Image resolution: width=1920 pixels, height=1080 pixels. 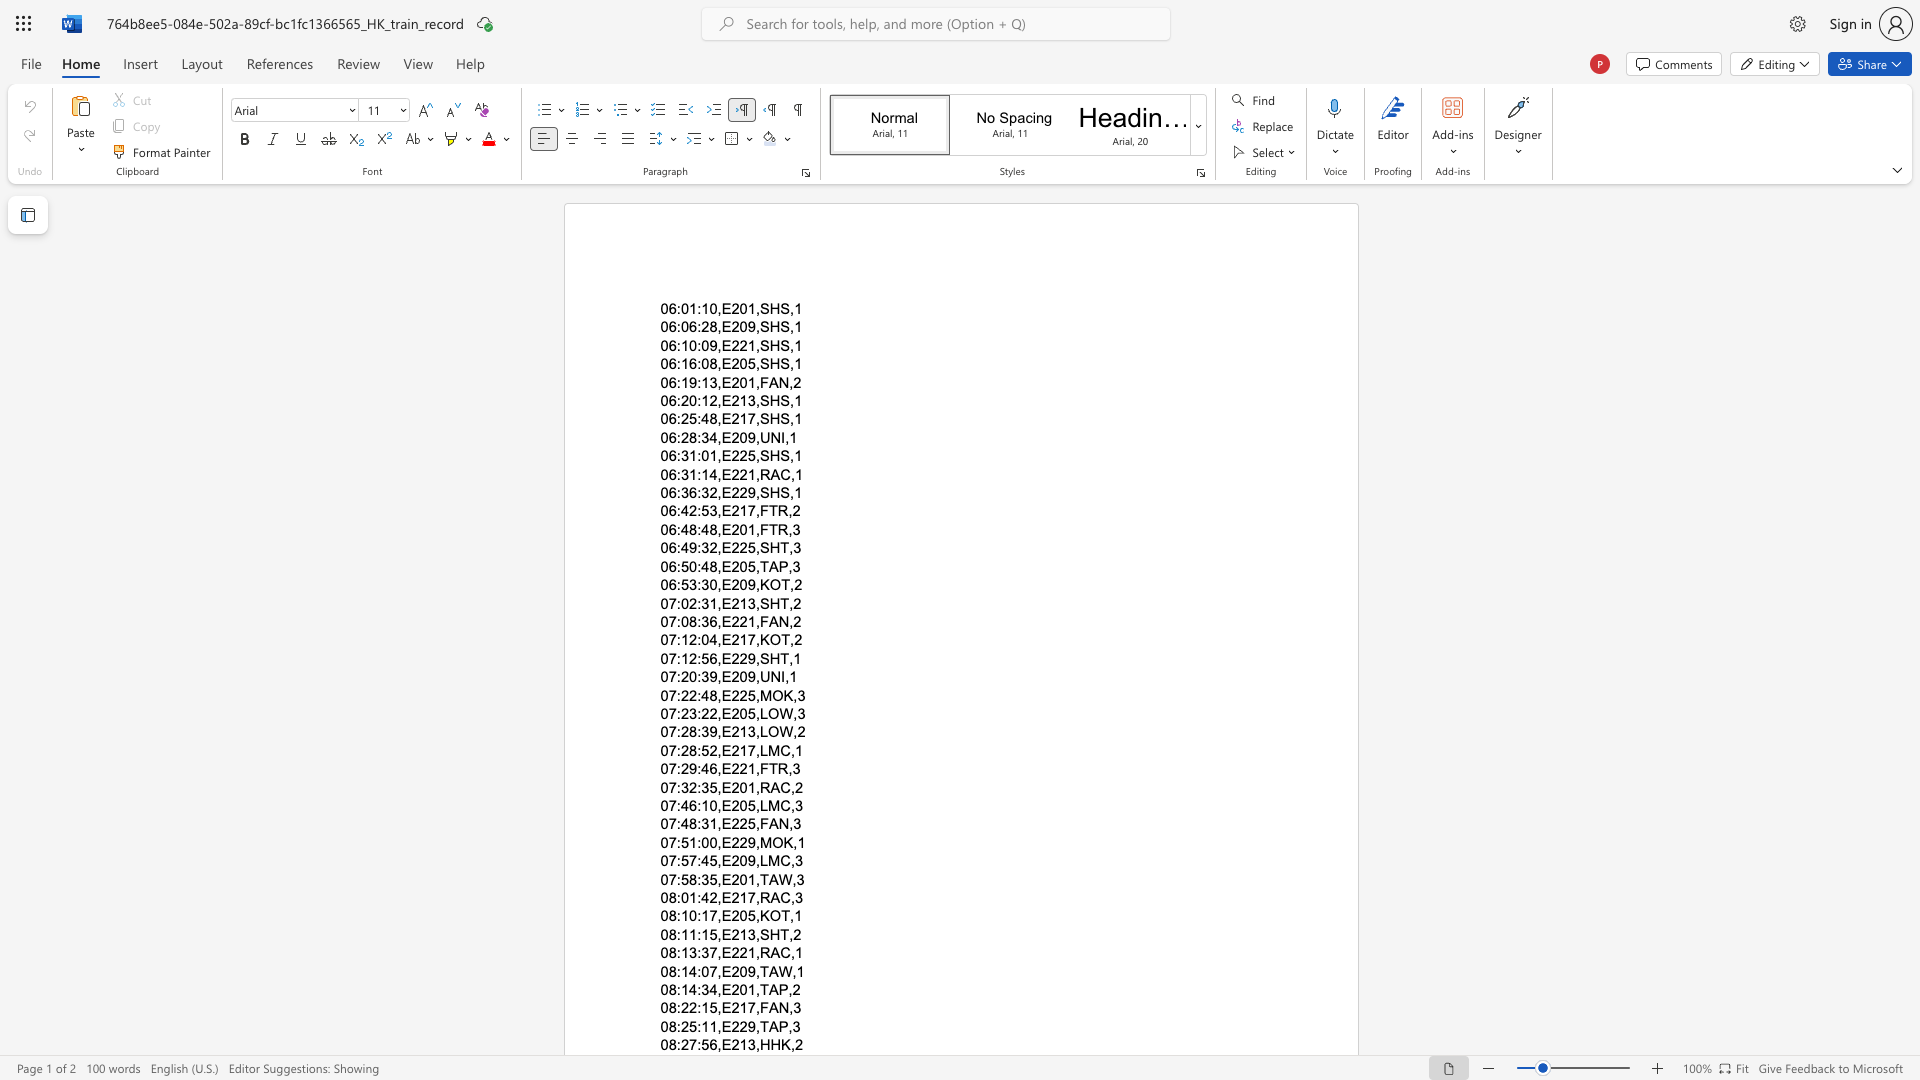 What do you see at coordinates (680, 676) in the screenshot?
I see `the subset text "20:39,E209,UNI" within the text "07:20:39,E209,UNI,1"` at bounding box center [680, 676].